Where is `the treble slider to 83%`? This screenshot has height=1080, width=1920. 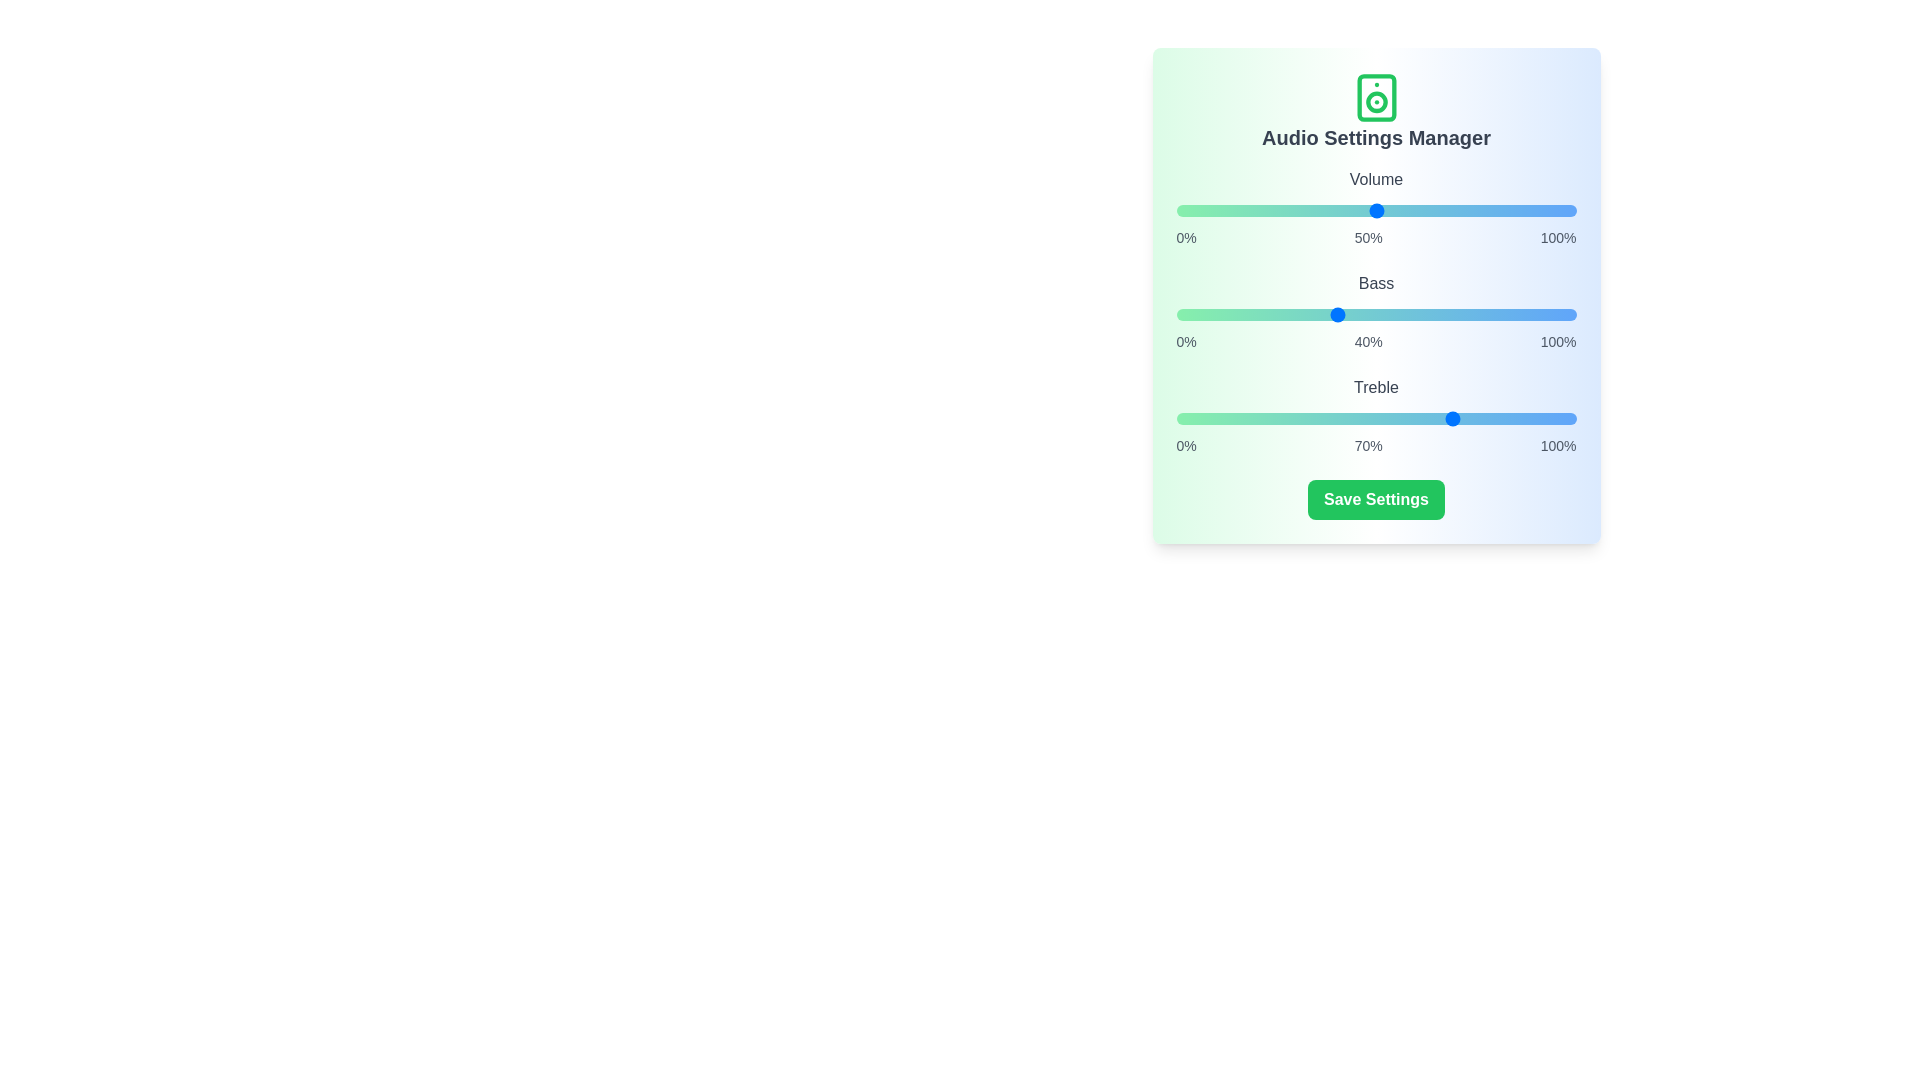 the treble slider to 83% is located at coordinates (1508, 418).